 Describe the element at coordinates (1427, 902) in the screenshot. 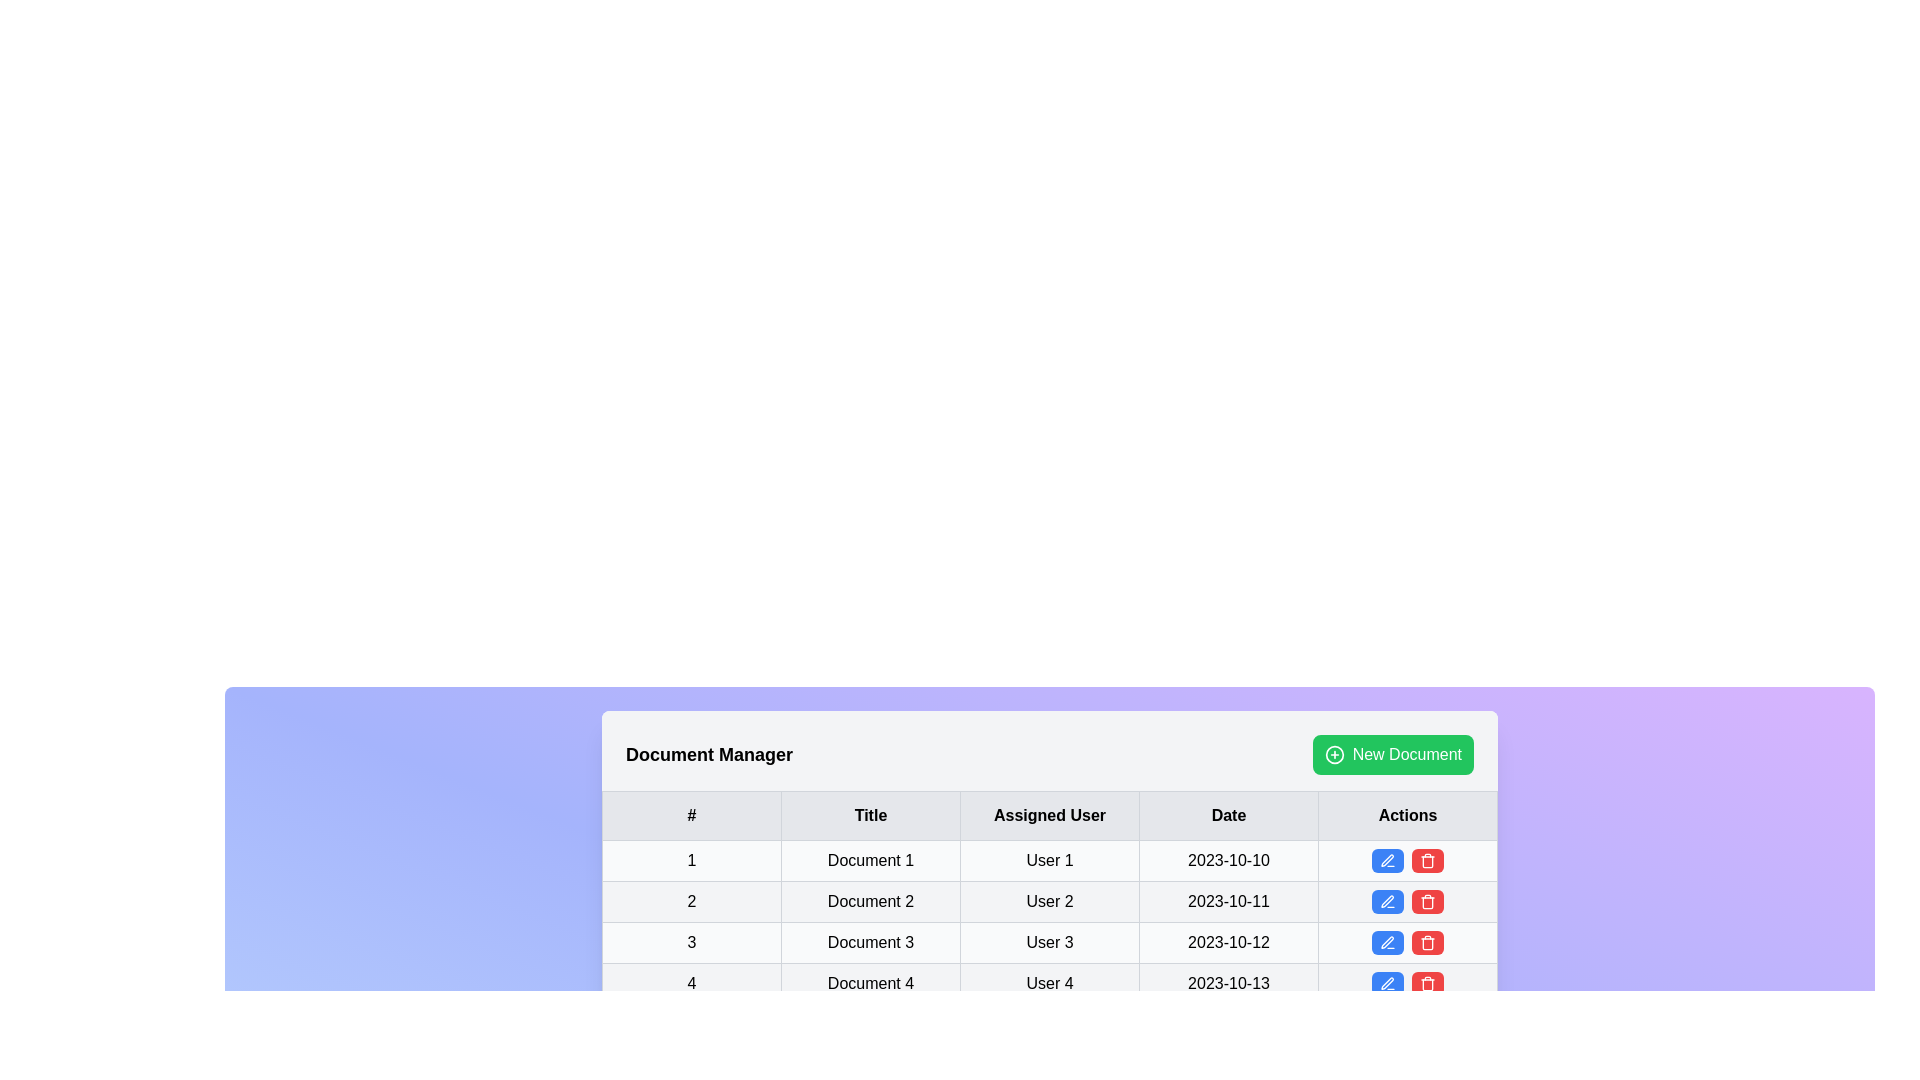

I see `the delete icon button located in the 'Actions' column for 'Document 2'` at that location.